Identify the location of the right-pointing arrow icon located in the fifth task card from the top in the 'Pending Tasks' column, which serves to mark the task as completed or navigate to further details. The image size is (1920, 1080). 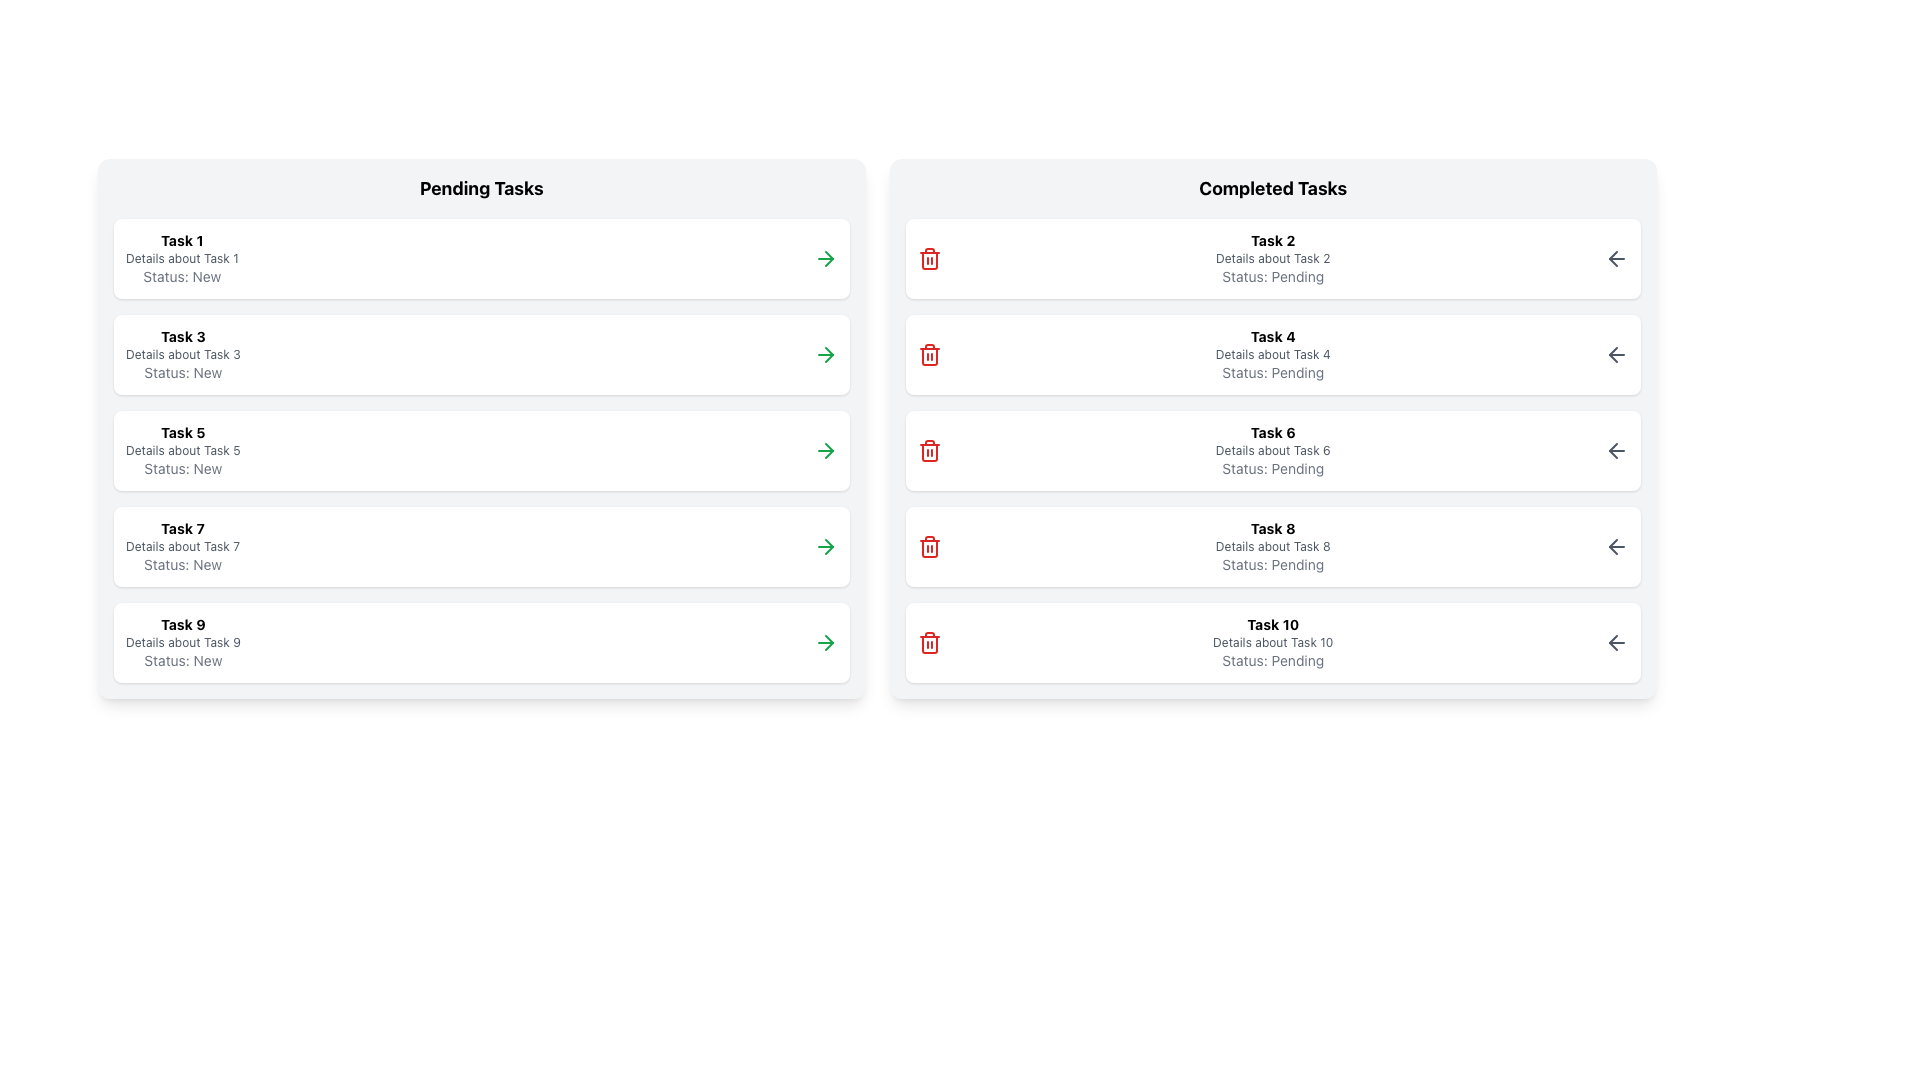
(829, 451).